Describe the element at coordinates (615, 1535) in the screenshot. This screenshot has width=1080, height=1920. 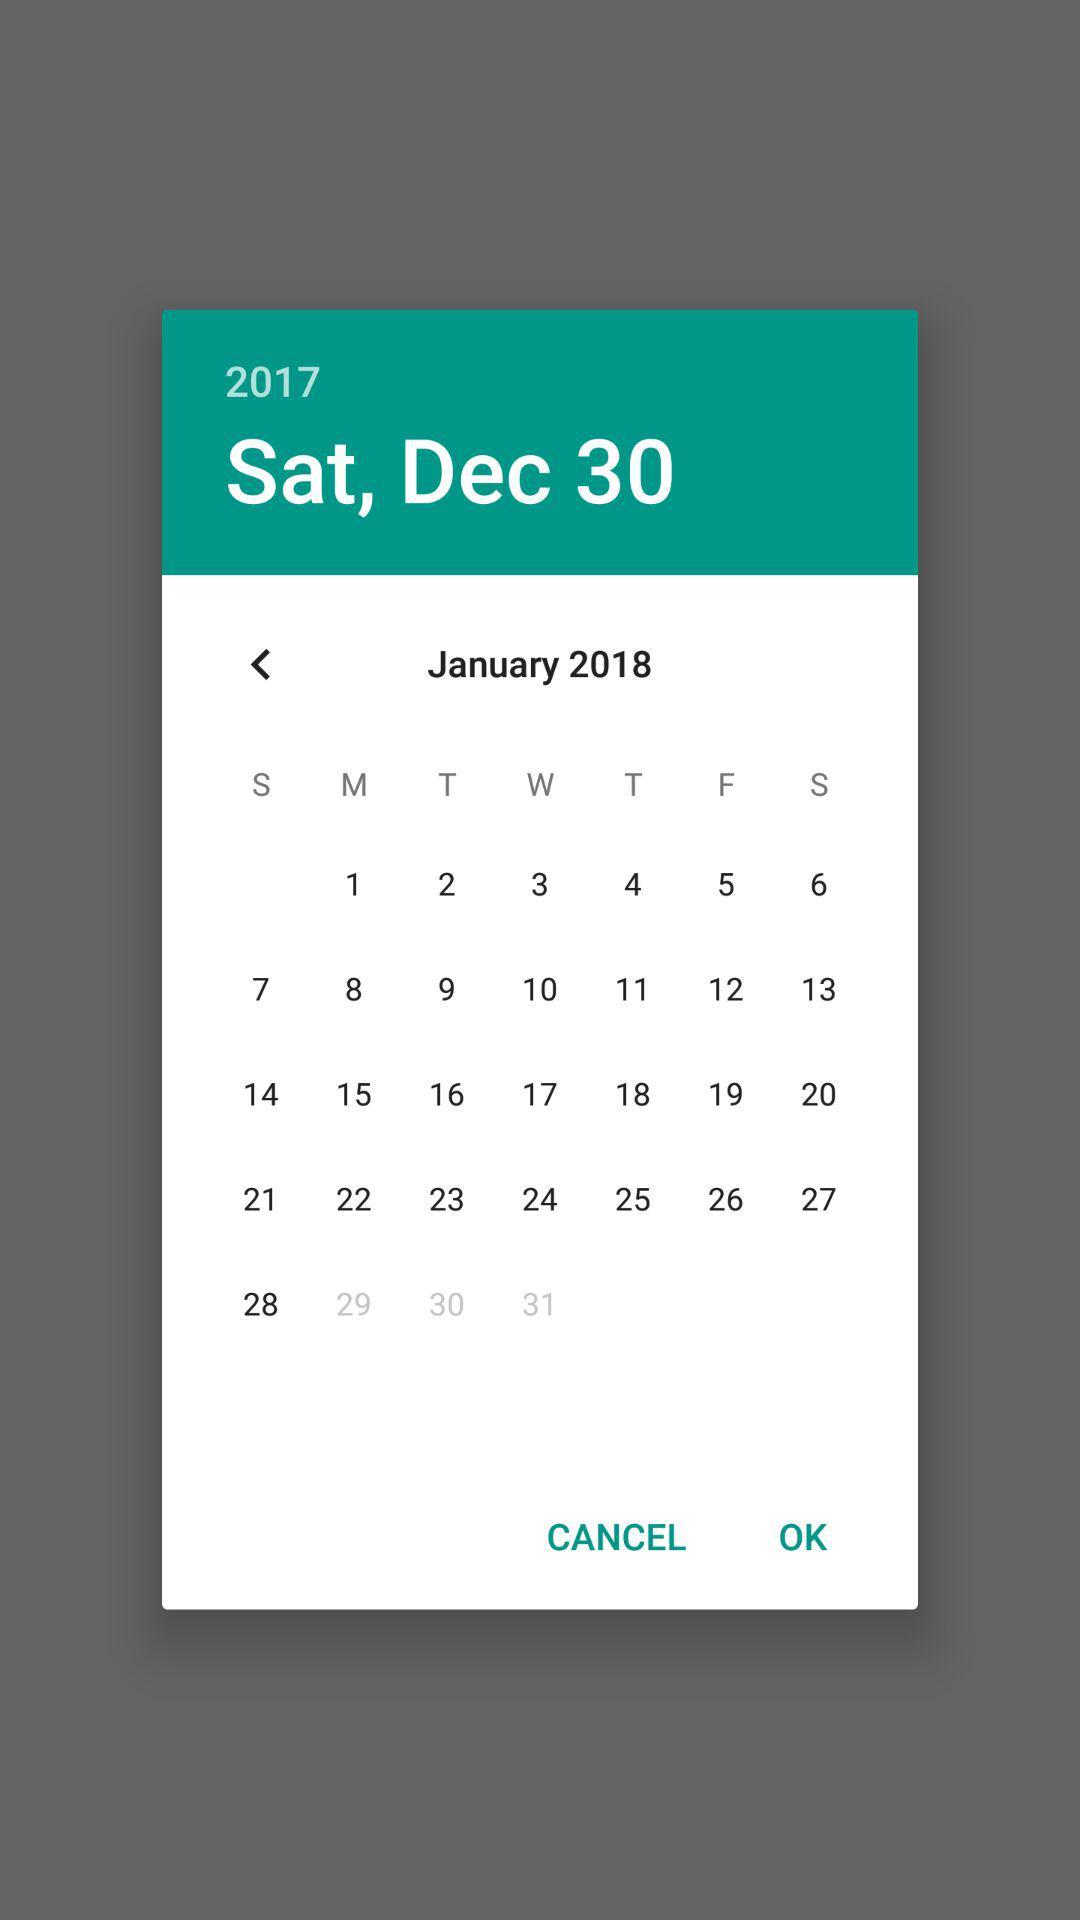
I see `the cancel icon` at that location.